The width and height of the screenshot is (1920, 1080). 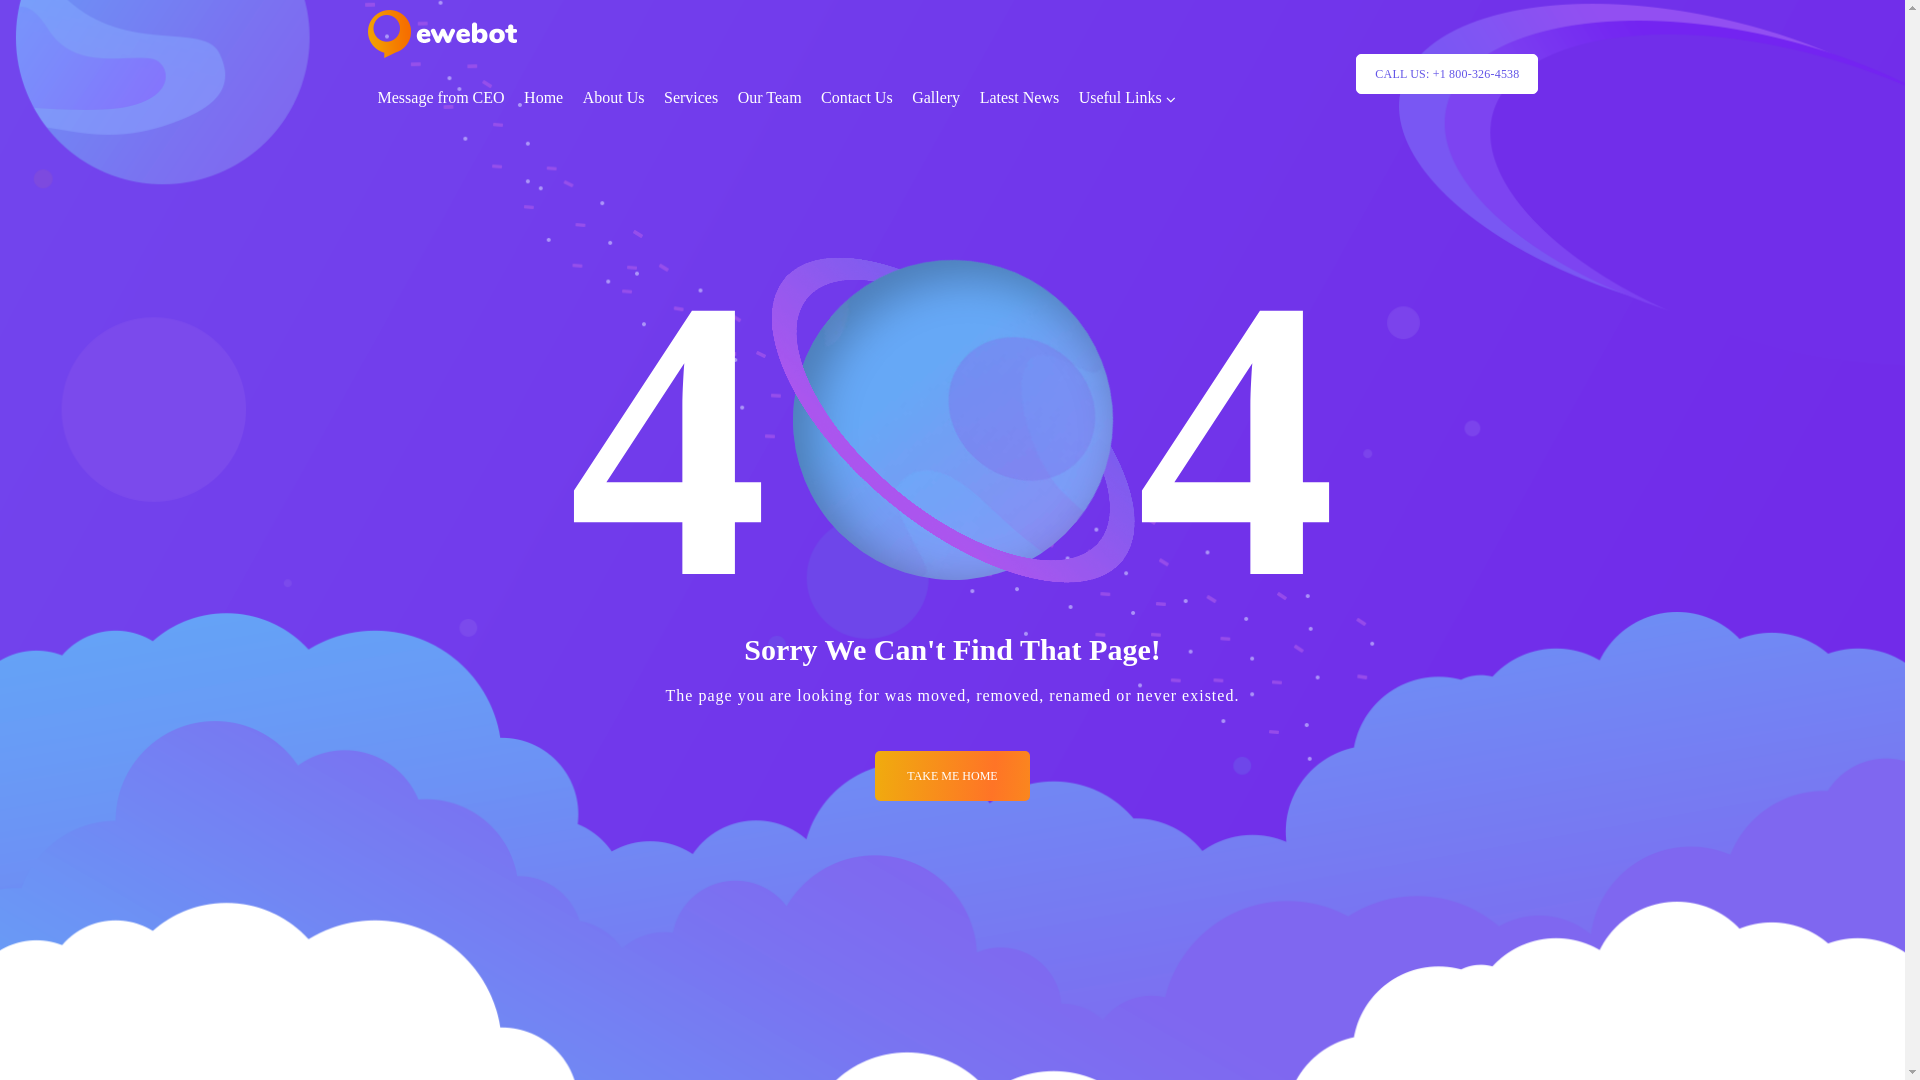 I want to click on 'Useful Links', so click(x=1127, y=97).